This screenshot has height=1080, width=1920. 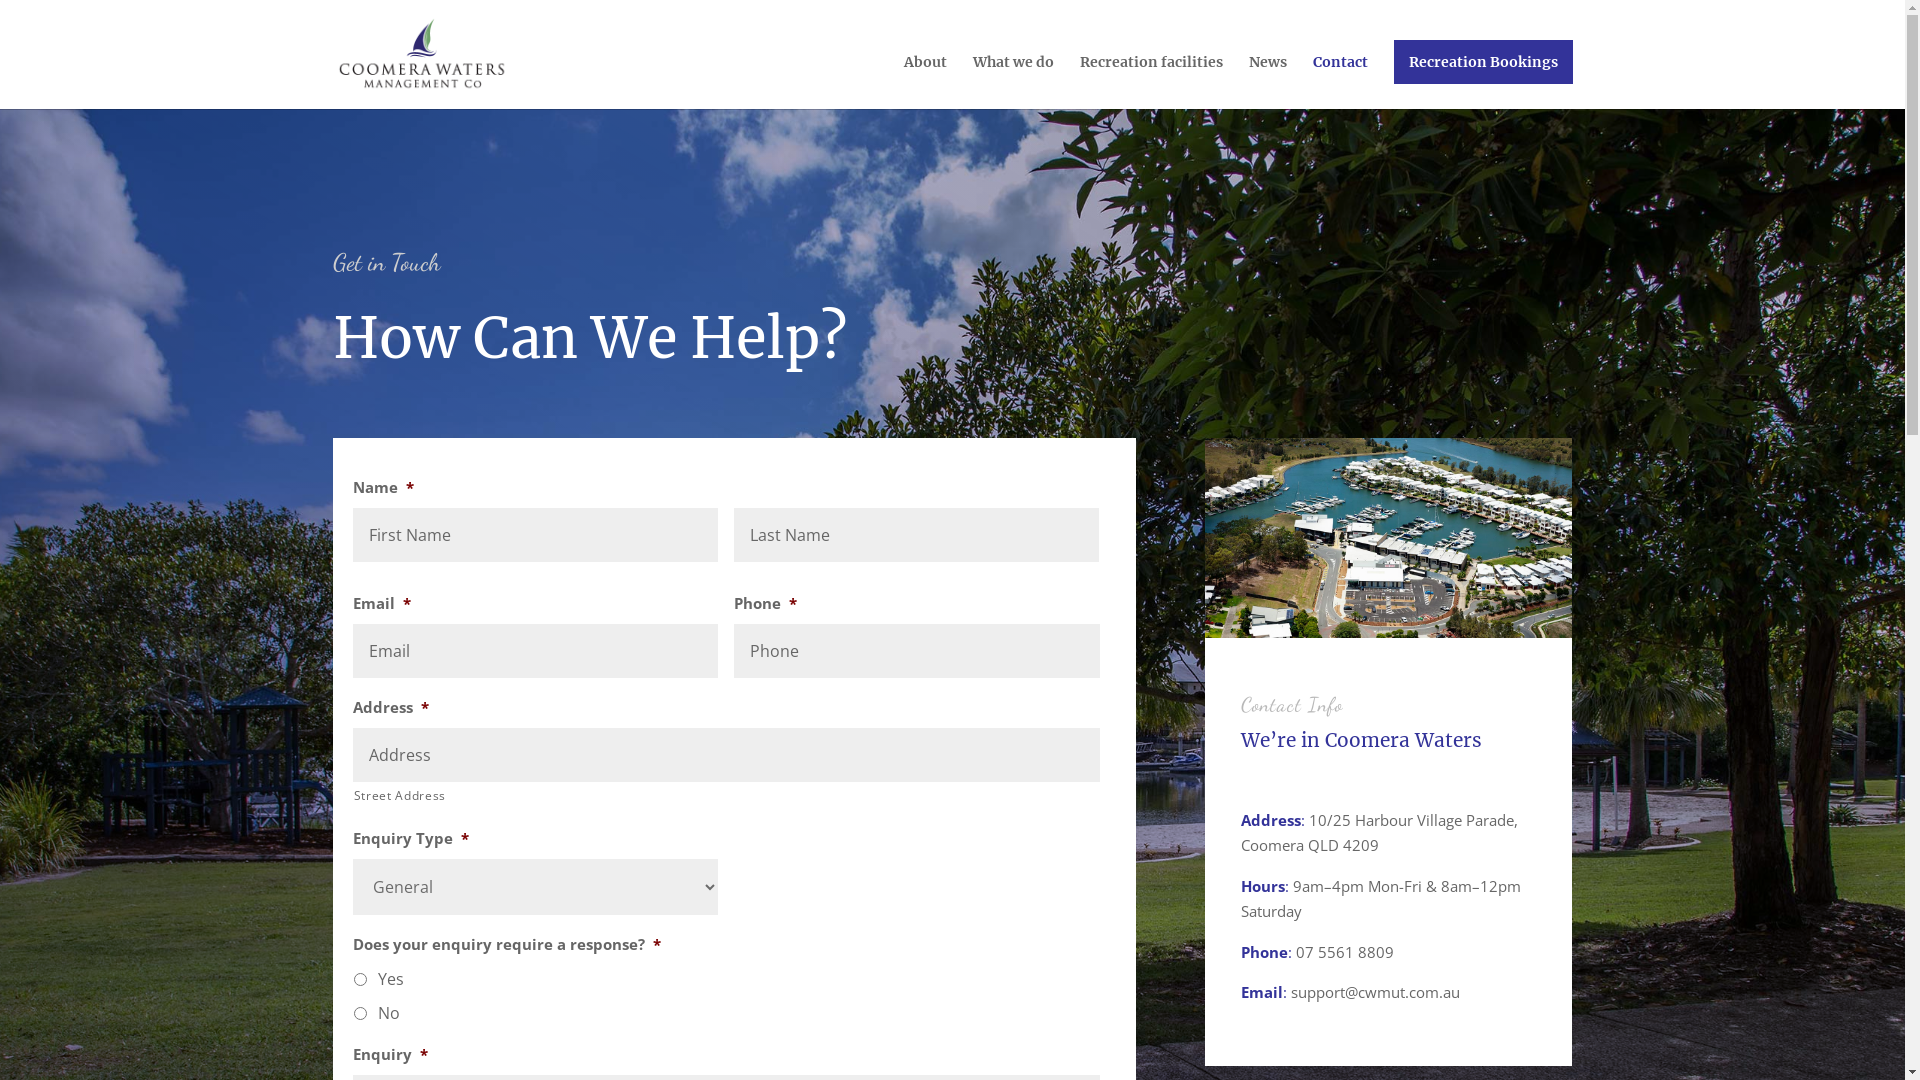 I want to click on 'Contact', so click(x=1339, y=80).